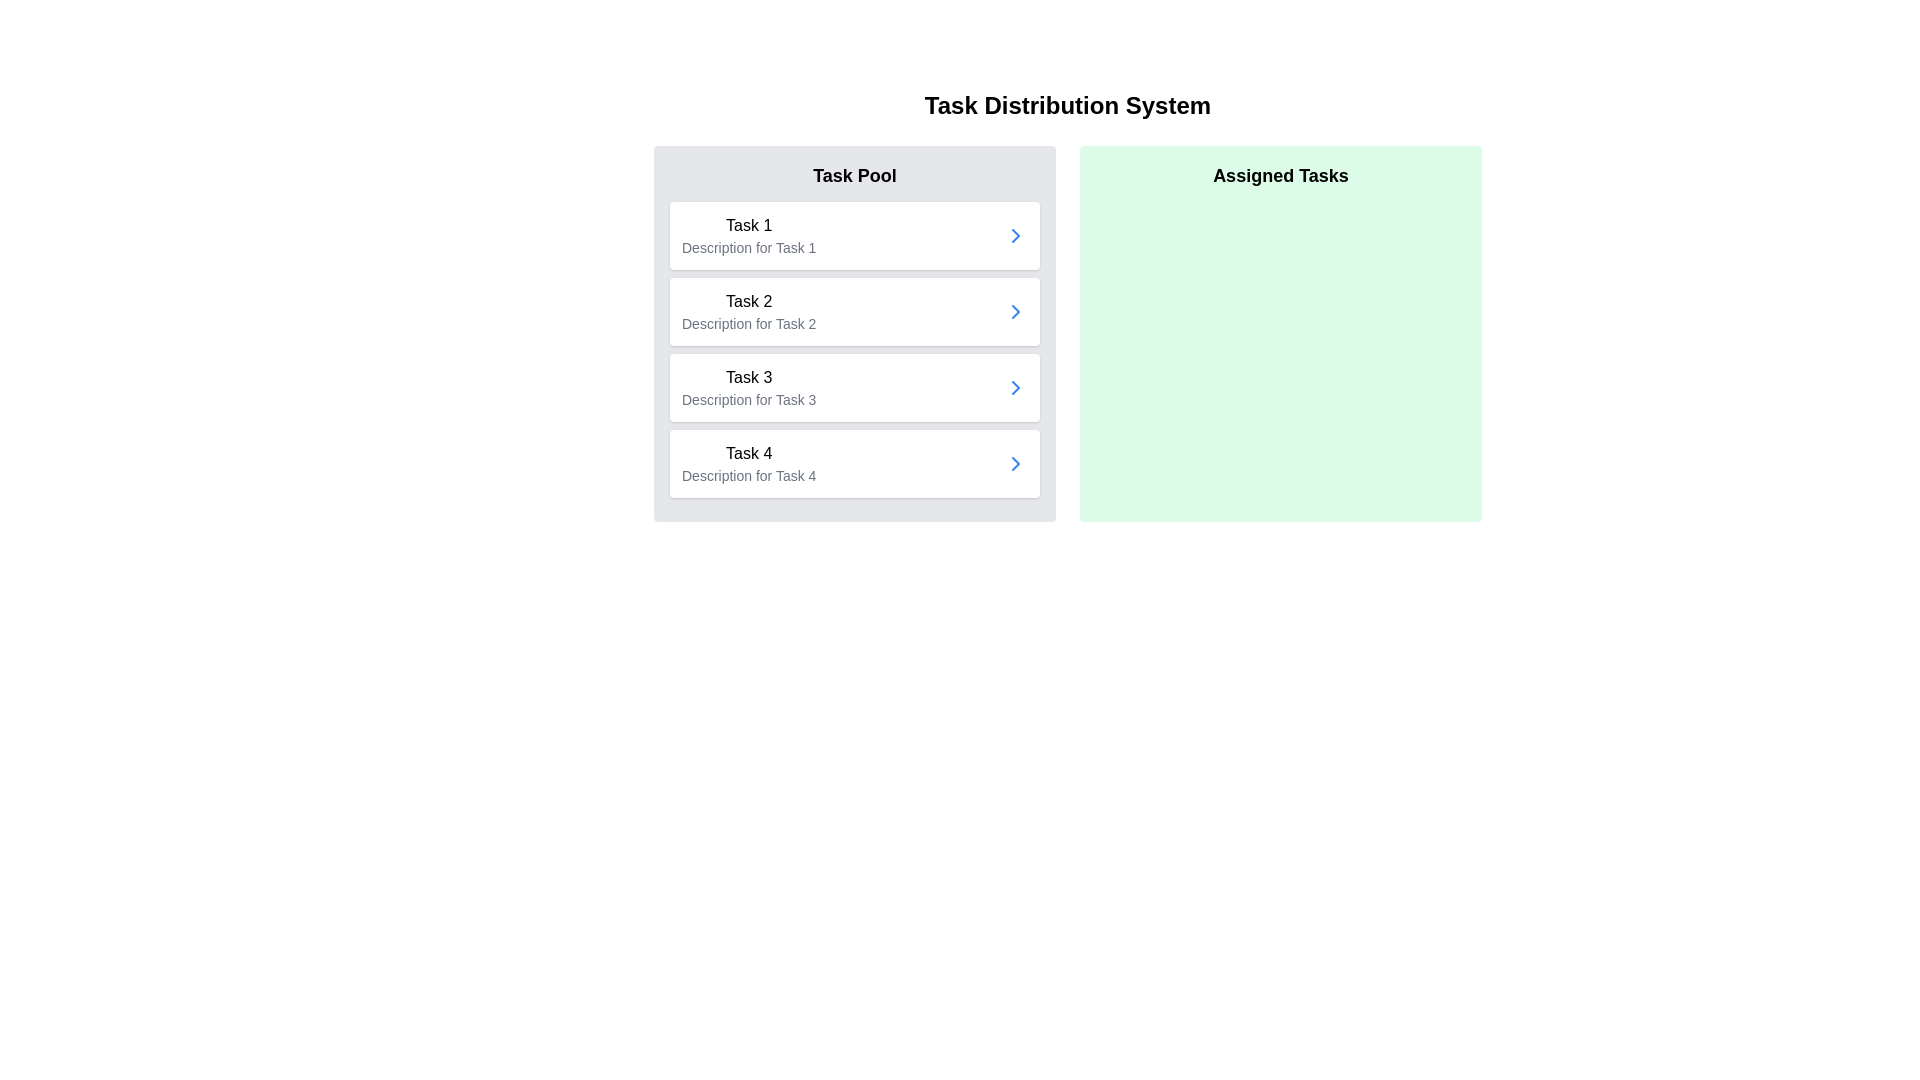 The width and height of the screenshot is (1920, 1080). Describe the element at coordinates (1016, 463) in the screenshot. I see `the right-pointing arrow icon next to the descriptive text for 'Task 3' in the Task Pool section` at that location.